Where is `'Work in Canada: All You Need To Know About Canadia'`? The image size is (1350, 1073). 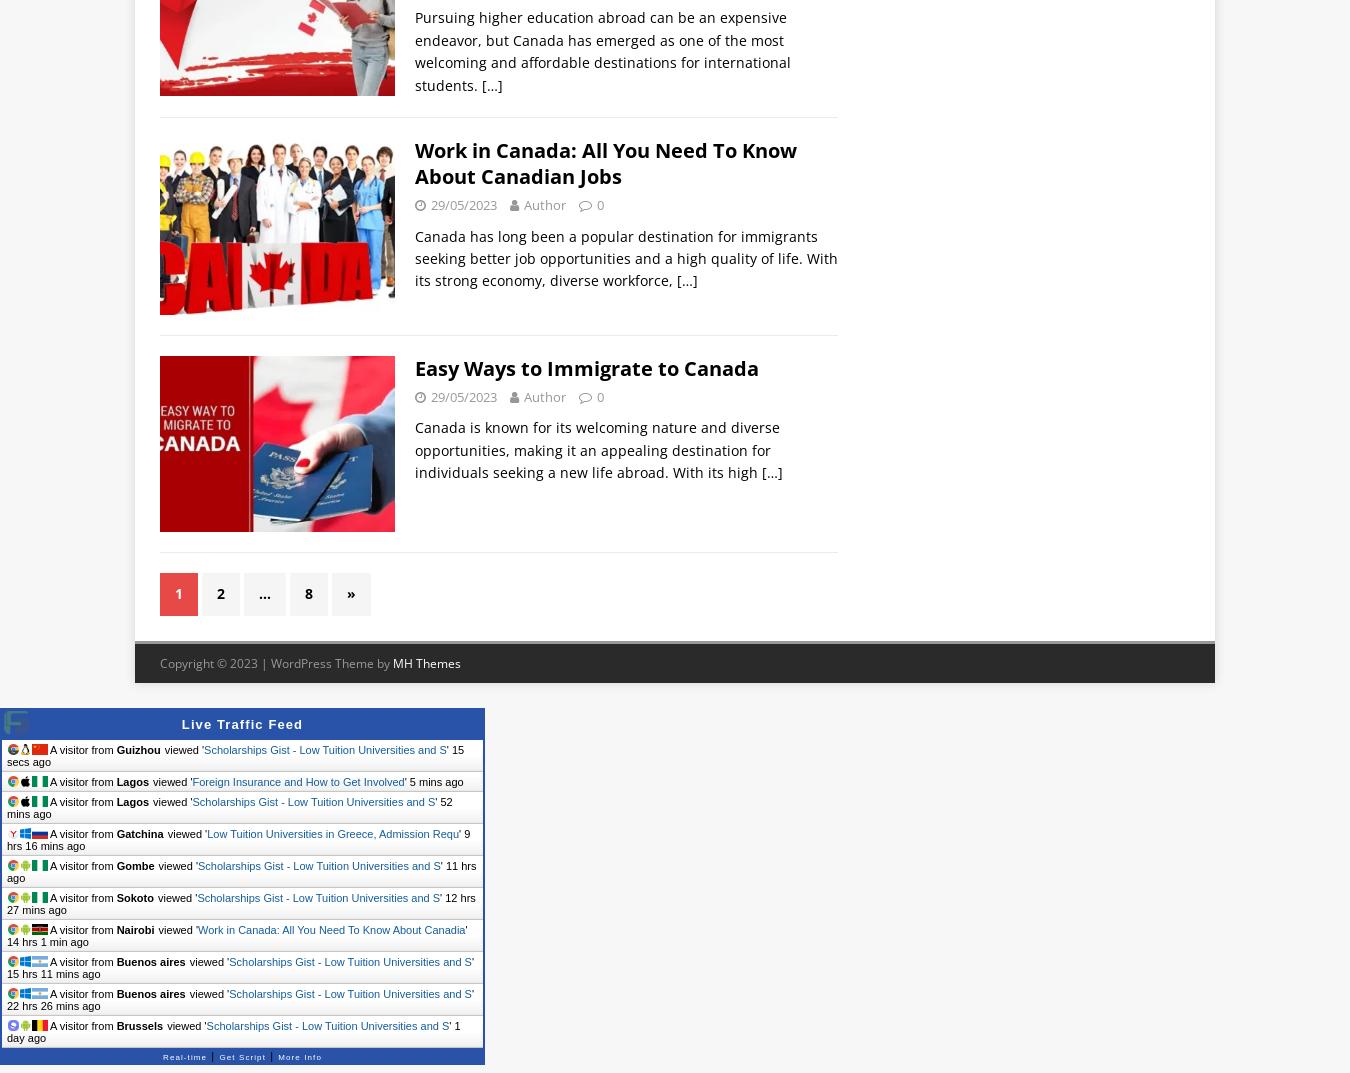
'Work in Canada: All You Need To Know About Canadia' is located at coordinates (198, 929).